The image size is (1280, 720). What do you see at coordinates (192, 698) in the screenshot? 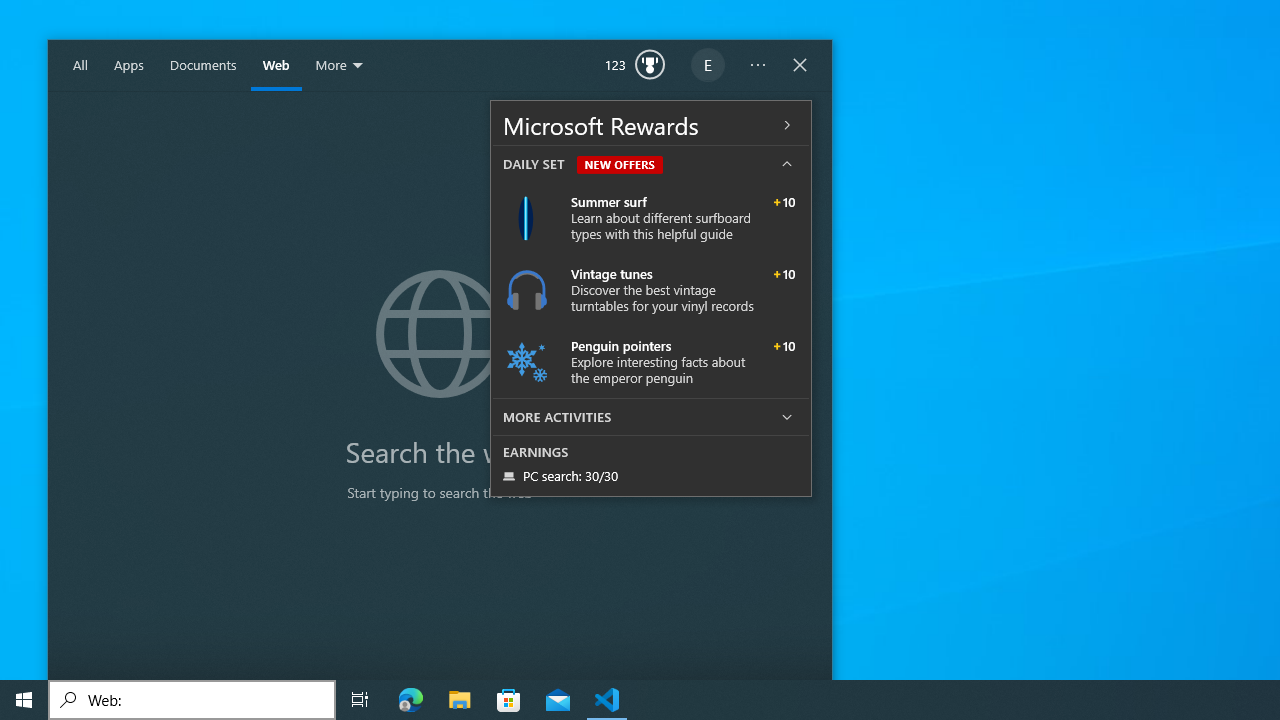
I see `'Search box'` at bounding box center [192, 698].